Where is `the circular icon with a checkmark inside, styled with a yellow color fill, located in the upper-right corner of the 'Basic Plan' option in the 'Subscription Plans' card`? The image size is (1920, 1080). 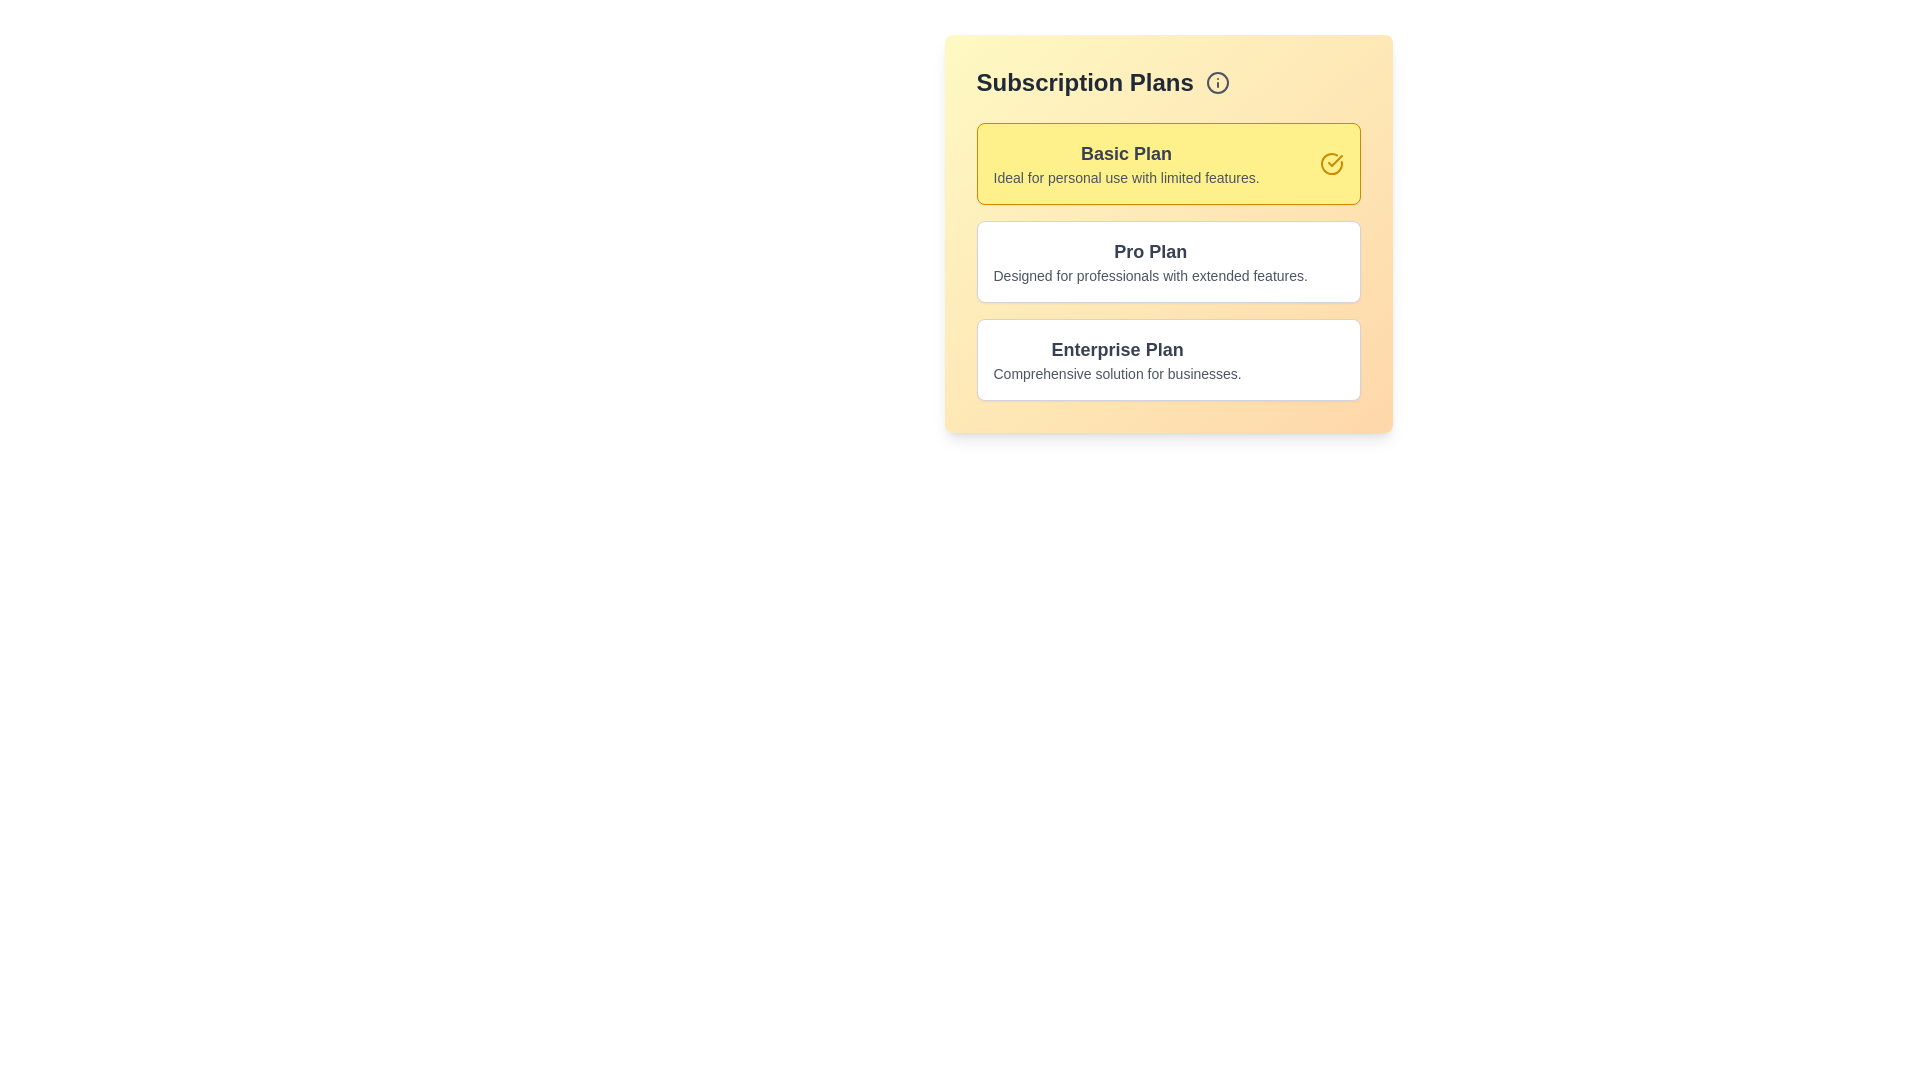 the circular icon with a checkmark inside, styled with a yellow color fill, located in the upper-right corner of the 'Basic Plan' option in the 'Subscription Plans' card is located at coordinates (1331, 163).